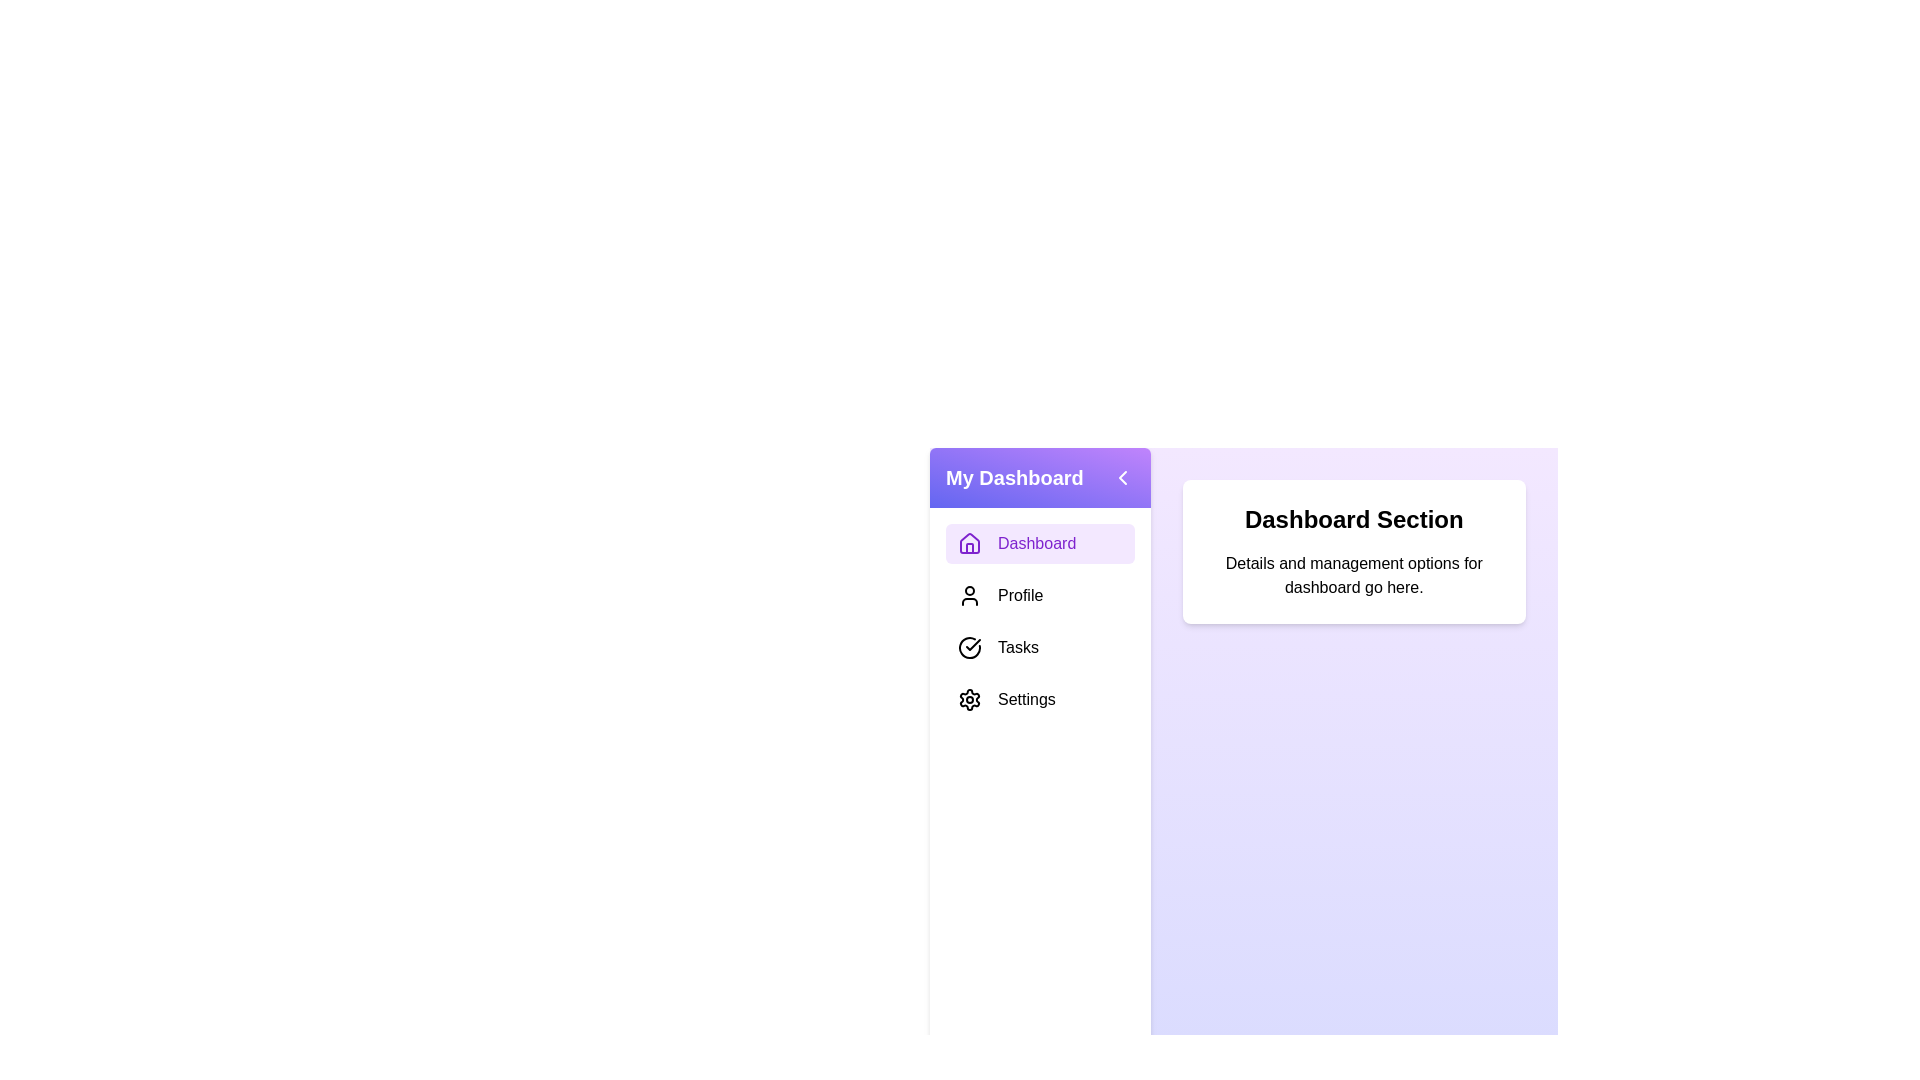 The height and width of the screenshot is (1080, 1920). I want to click on the circular check mark icon located to the left of the 'Tasks' text in the vertical navigation menu, so click(969, 648).